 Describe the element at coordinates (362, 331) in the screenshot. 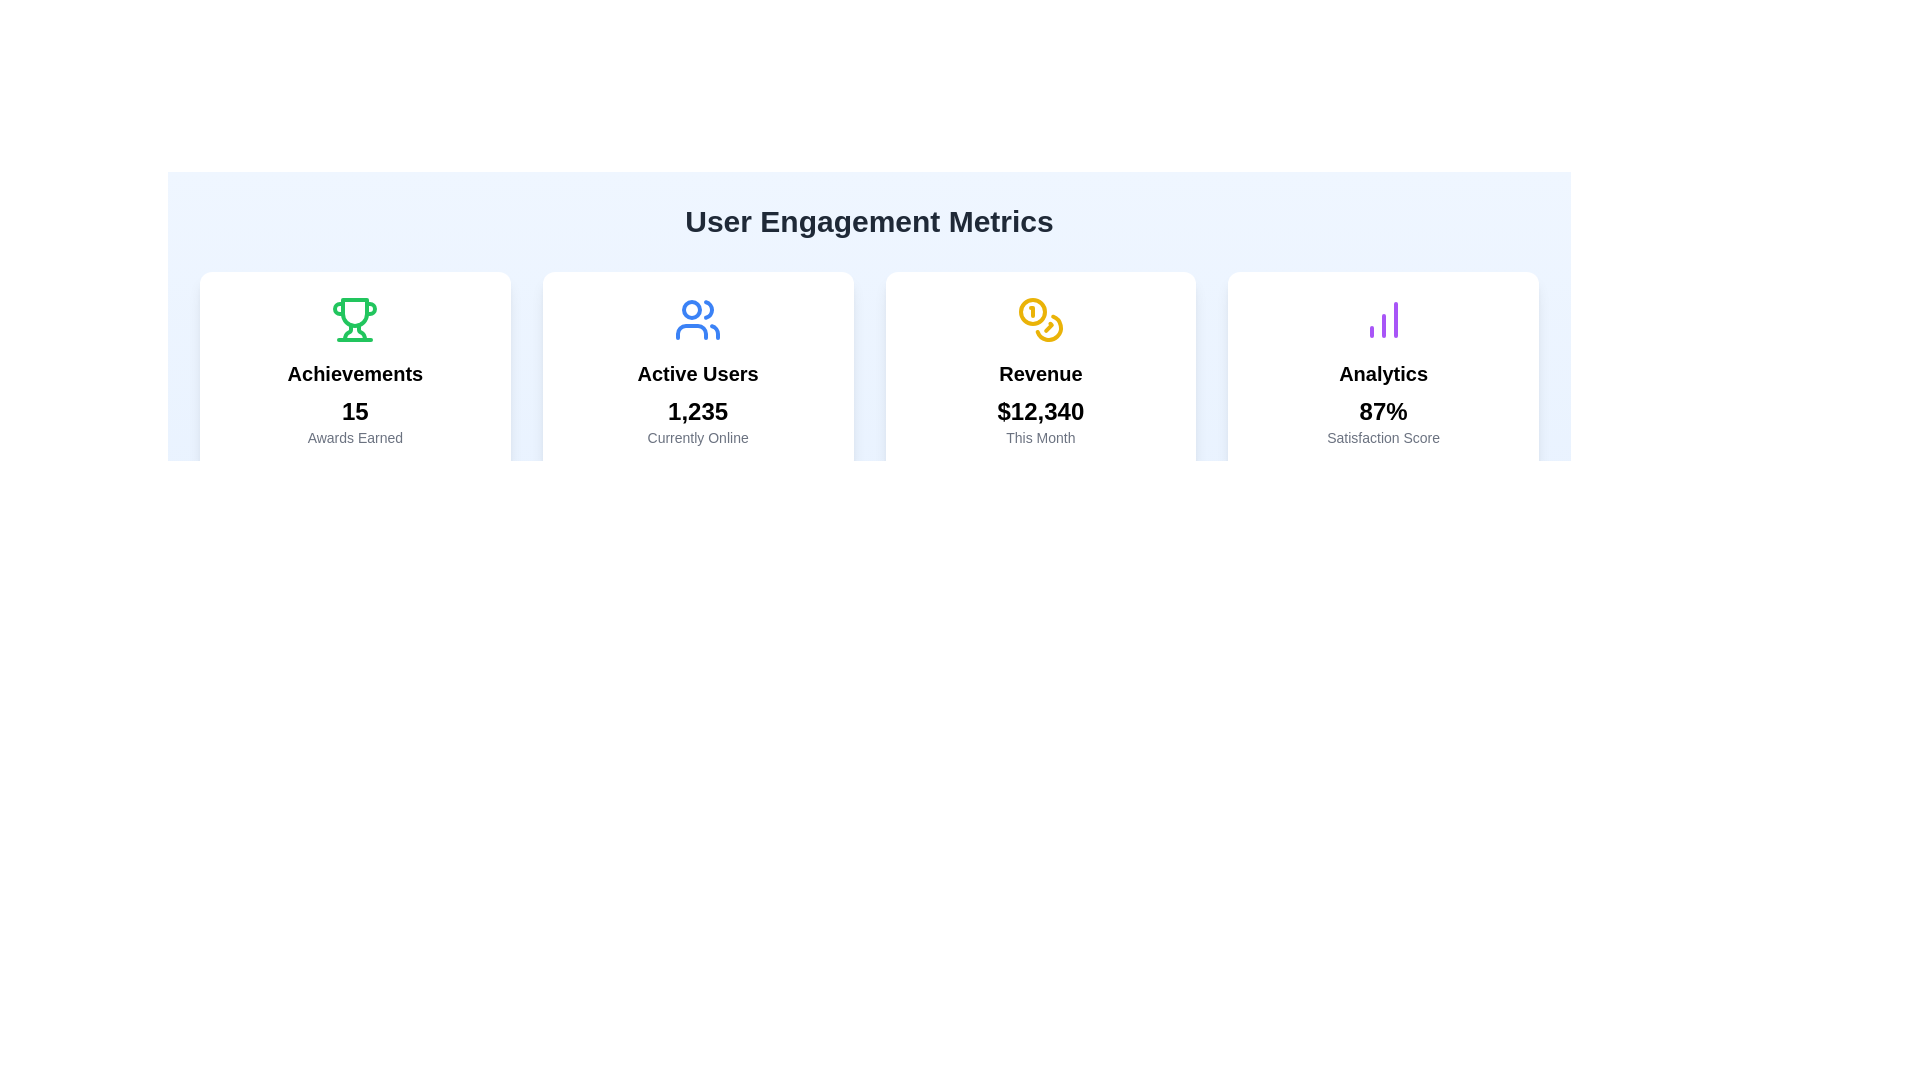

I see `the trophy icon by hovering over it, which is located in the 'Achievements' card within the 'User Engagement Metrics' section` at that location.